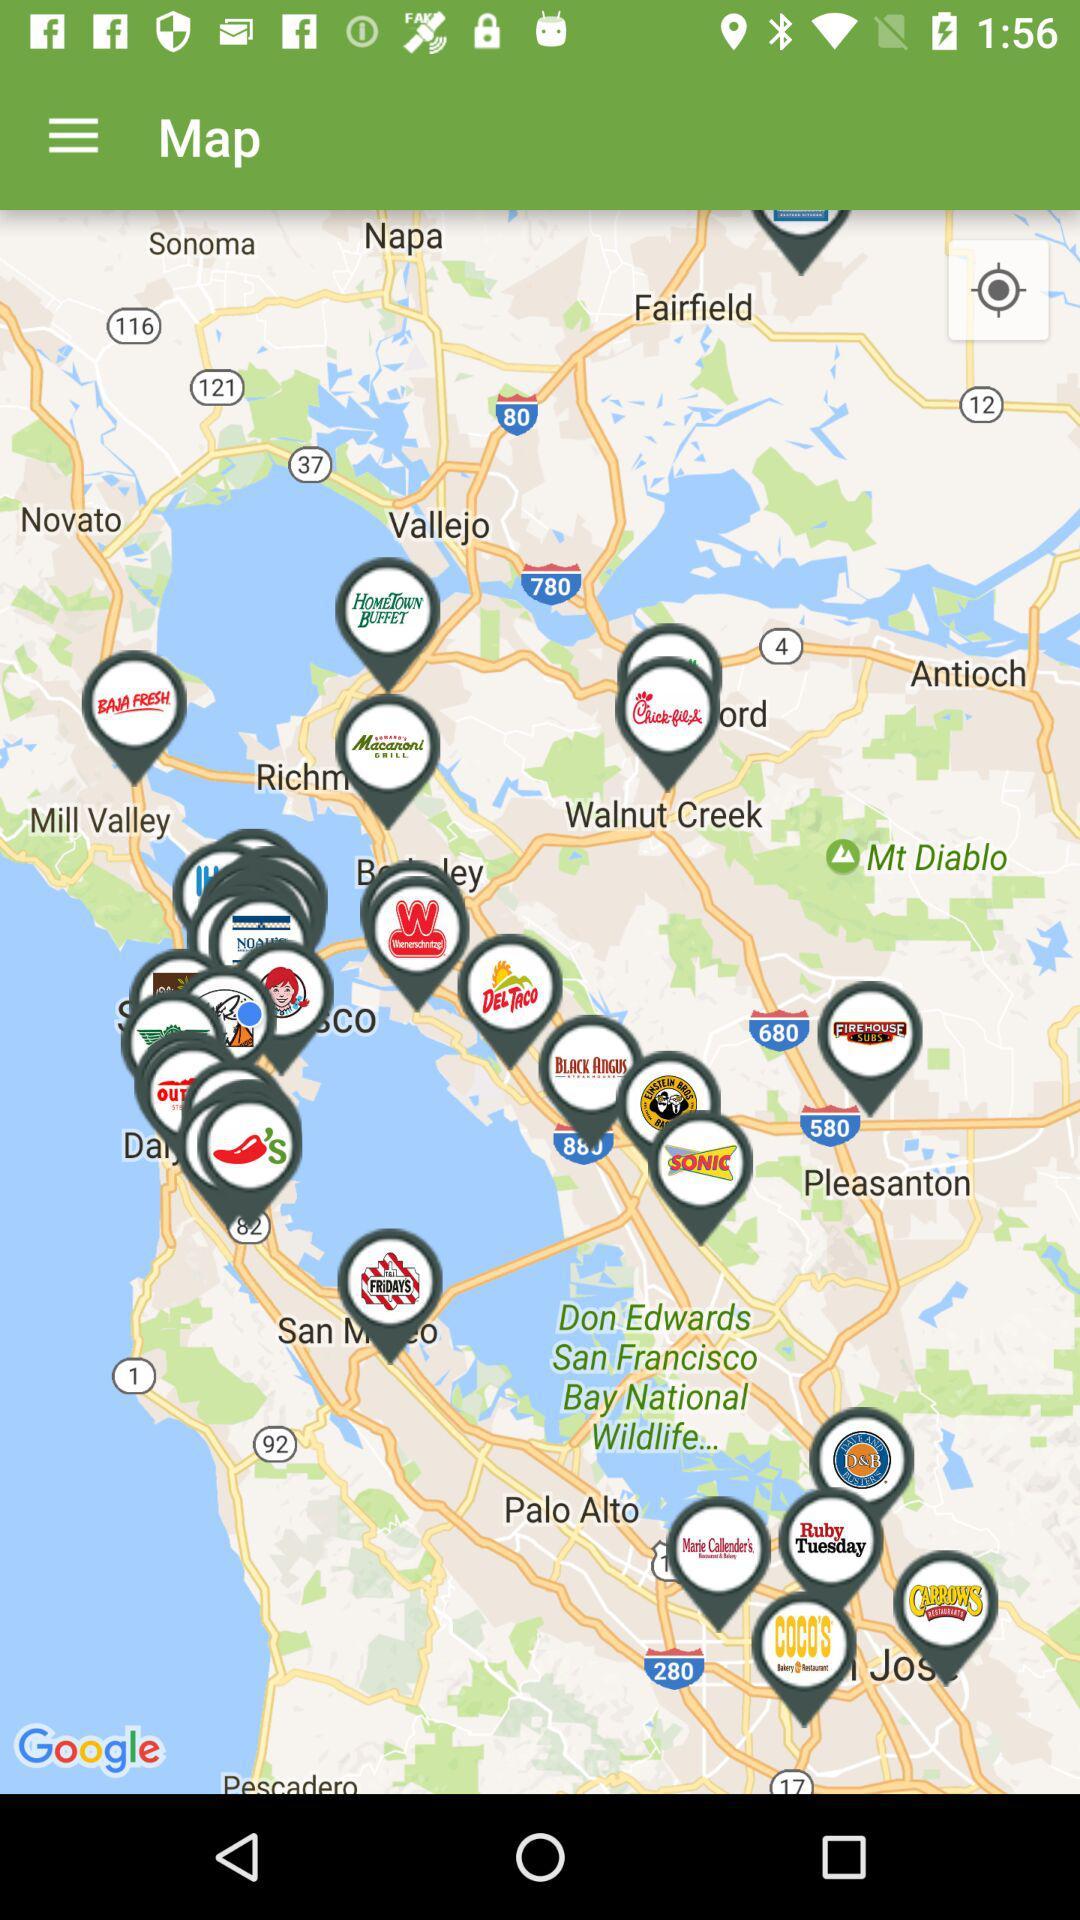  I want to click on the icon at the top right corner, so click(998, 290).